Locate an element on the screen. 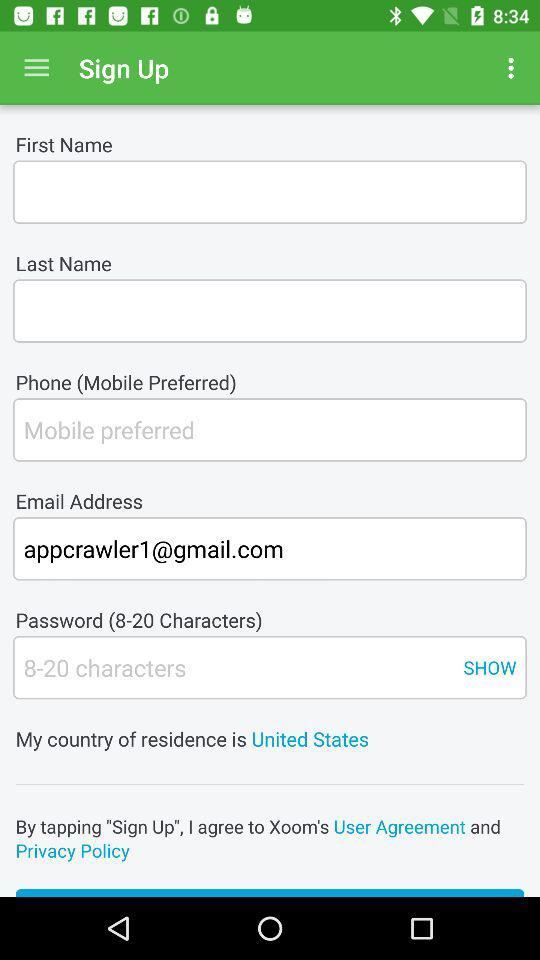 The image size is (540, 960). the icon above first name item is located at coordinates (513, 68).